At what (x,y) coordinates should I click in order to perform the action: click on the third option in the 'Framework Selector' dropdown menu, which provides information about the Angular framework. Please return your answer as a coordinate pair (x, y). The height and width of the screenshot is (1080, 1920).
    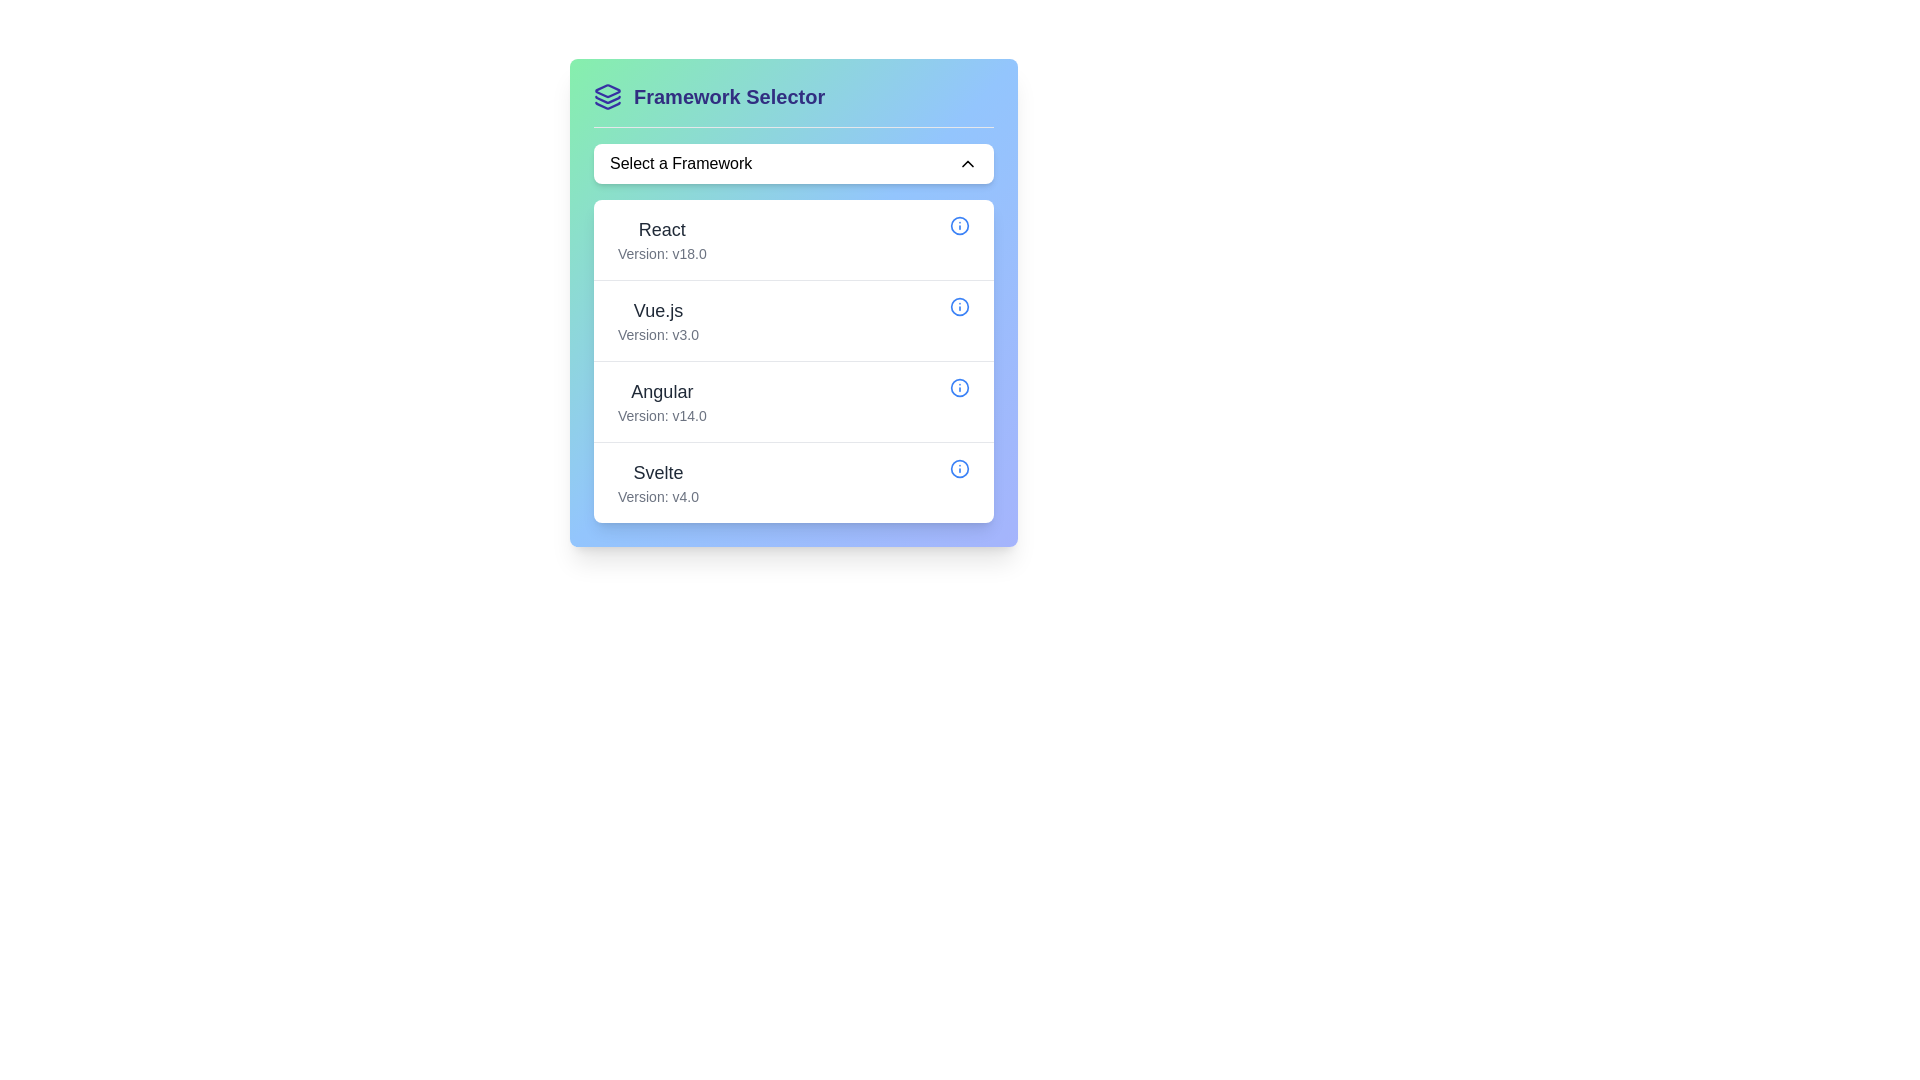
    Looking at the image, I should click on (662, 401).